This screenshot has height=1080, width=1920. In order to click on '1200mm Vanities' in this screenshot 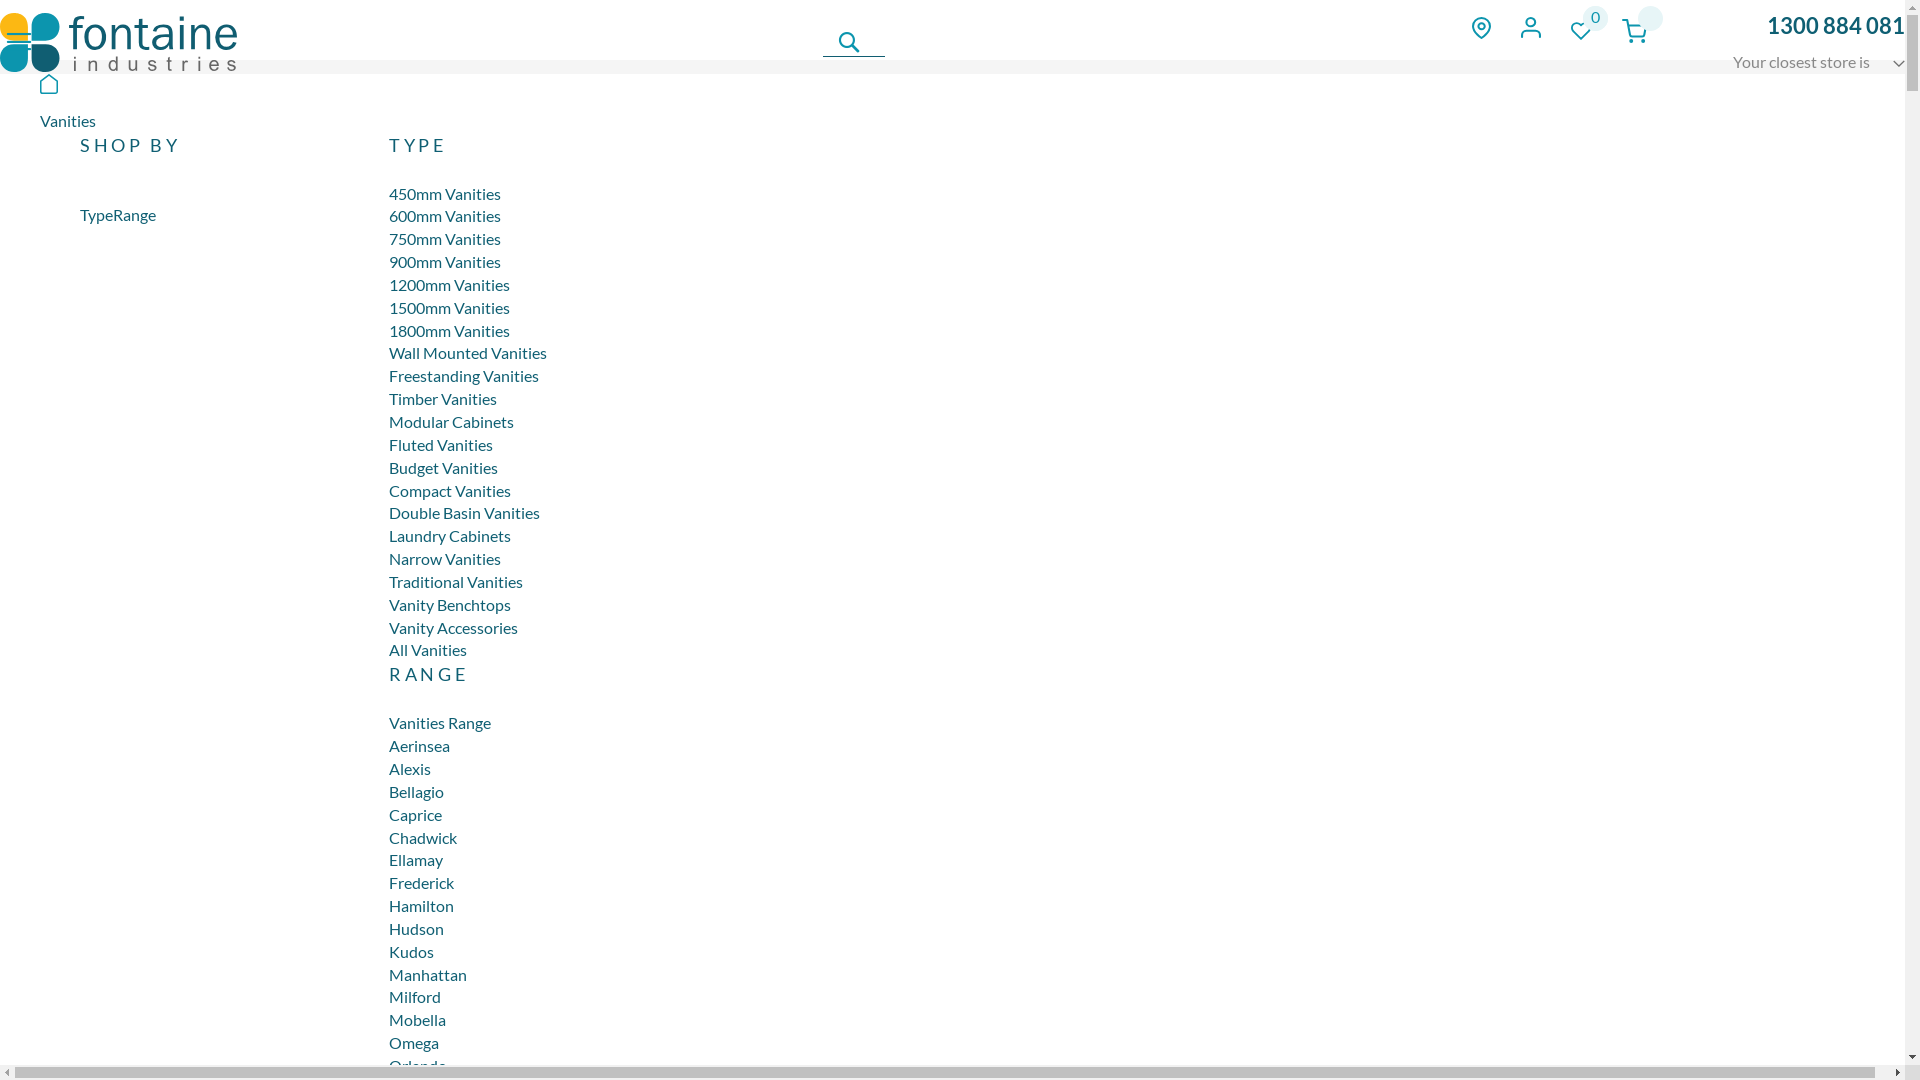, I will do `click(448, 284)`.